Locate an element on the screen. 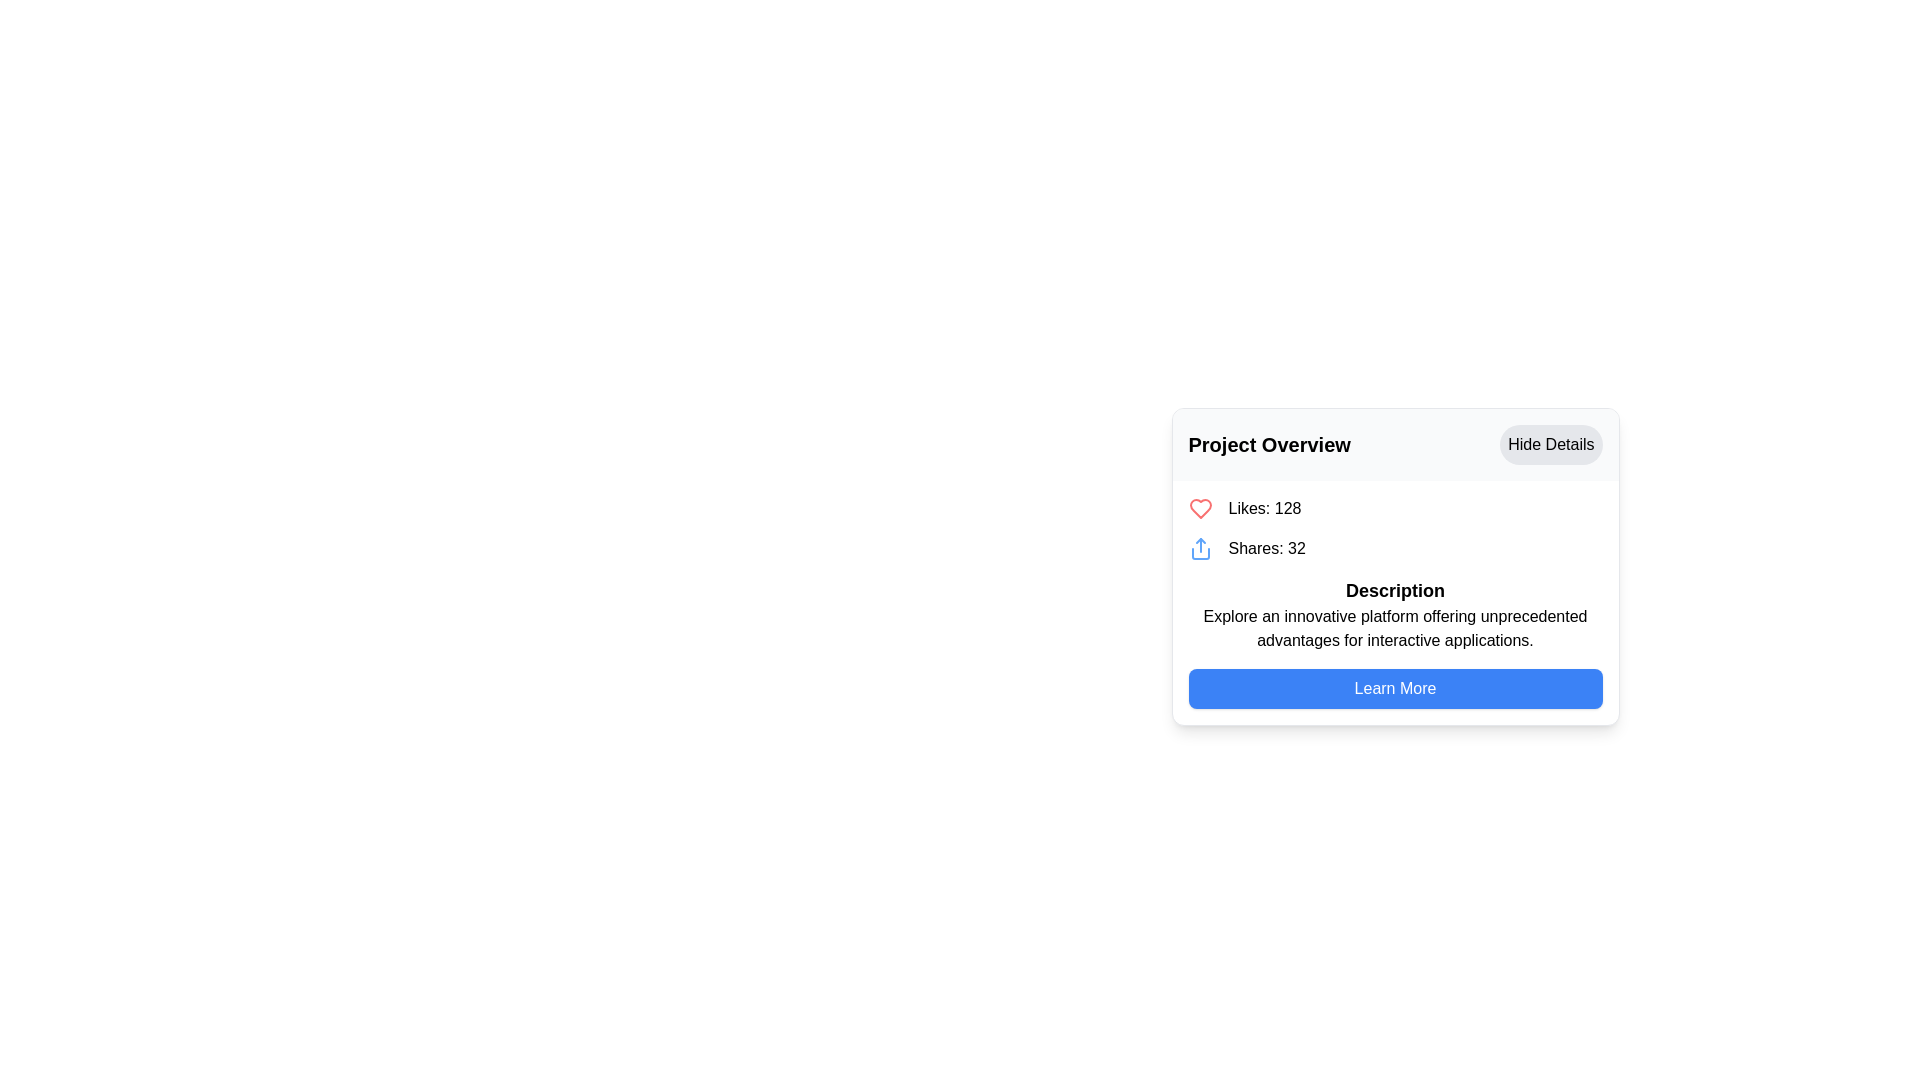 This screenshot has height=1080, width=1920. the rectangular button with a blue background and white text labeled 'Learn More' is located at coordinates (1394, 688).